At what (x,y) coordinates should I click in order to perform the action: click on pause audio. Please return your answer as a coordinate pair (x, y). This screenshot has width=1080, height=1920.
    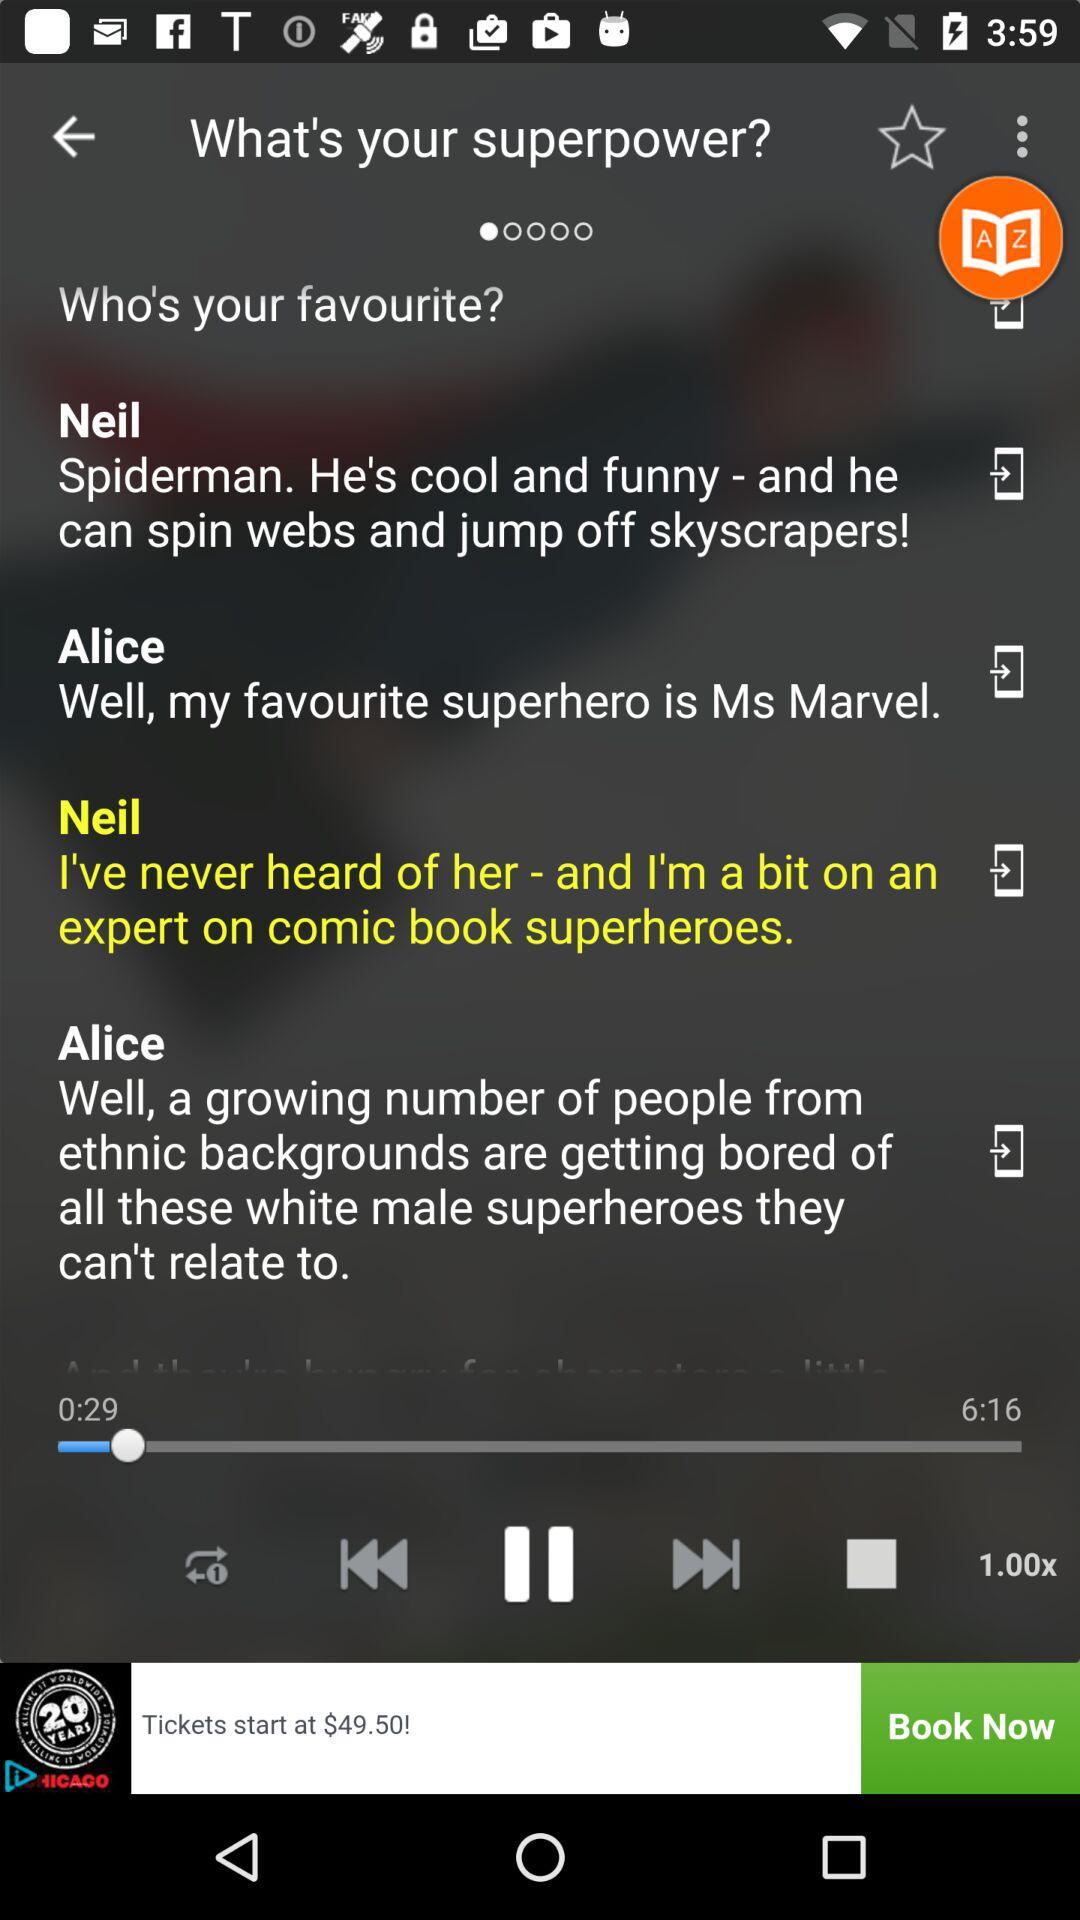
    Looking at the image, I should click on (537, 1562).